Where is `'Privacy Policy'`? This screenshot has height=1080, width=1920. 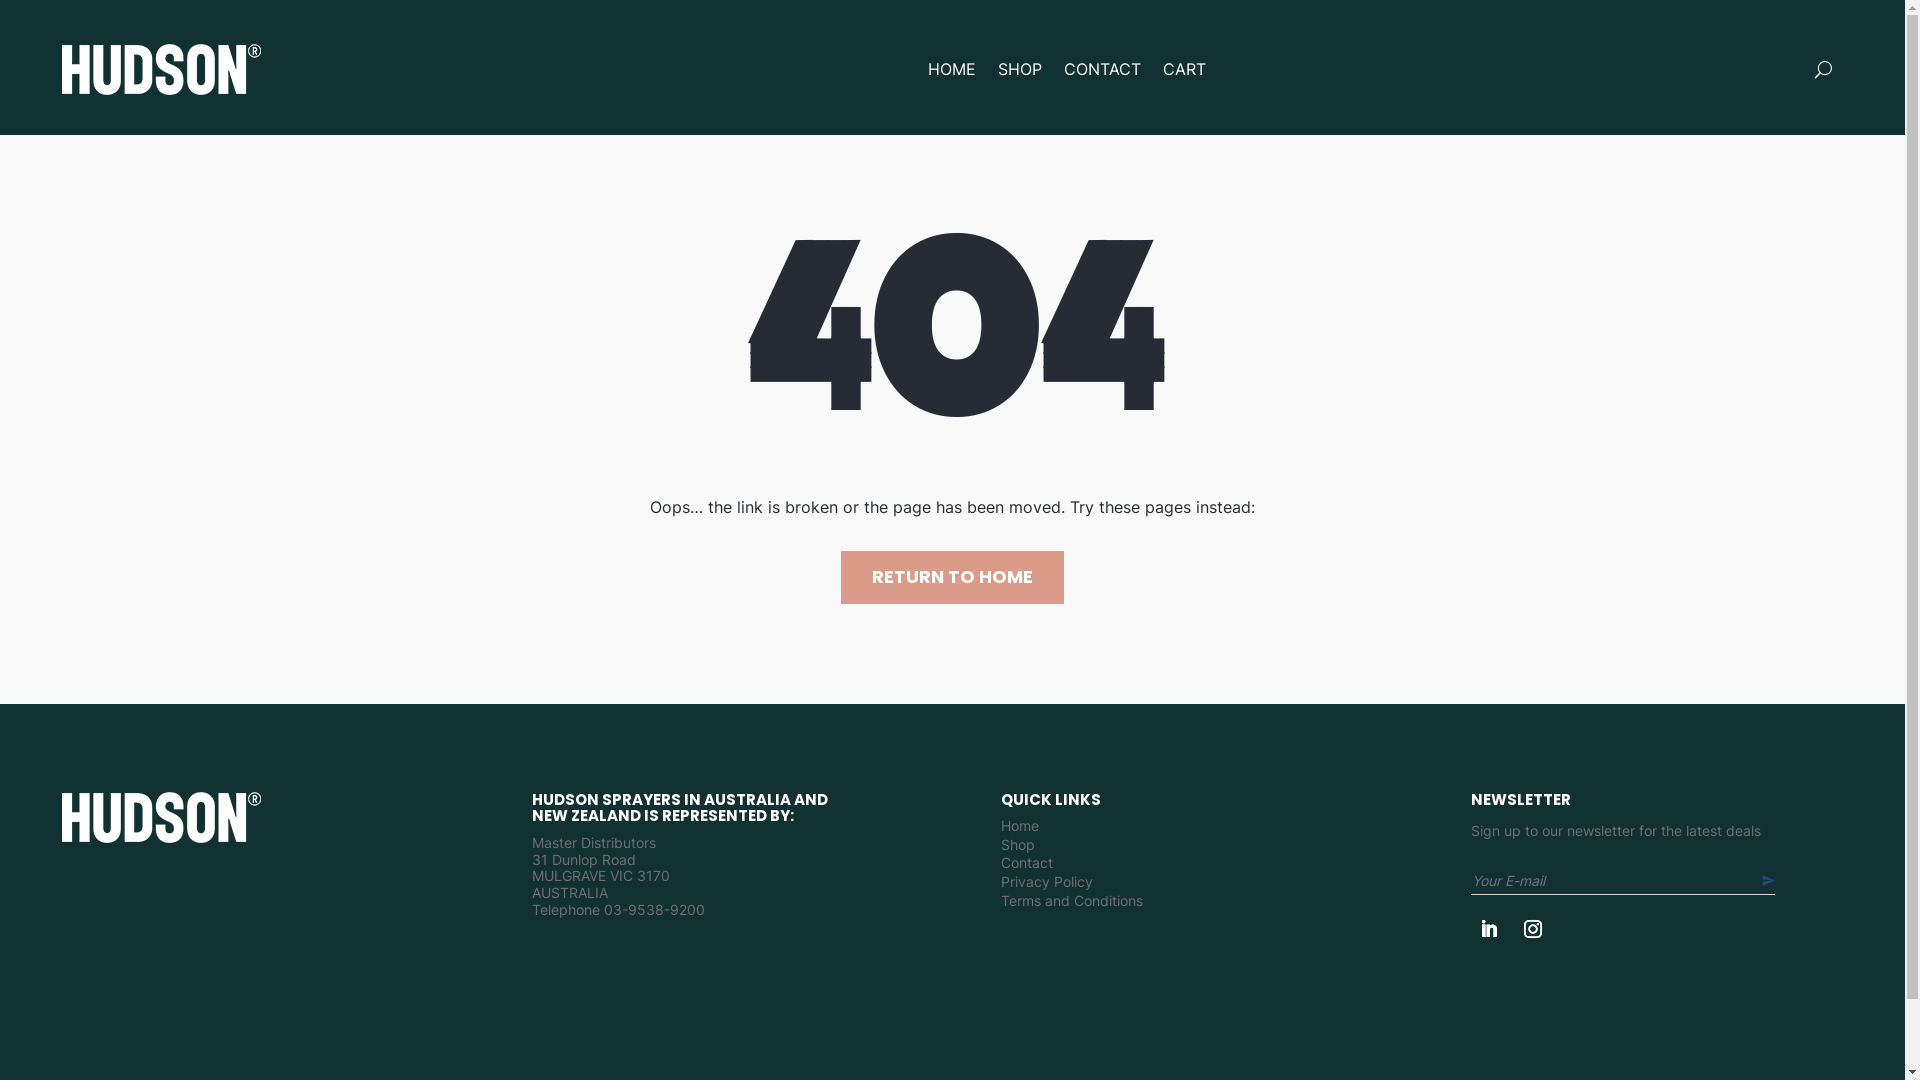 'Privacy Policy' is located at coordinates (1045, 885).